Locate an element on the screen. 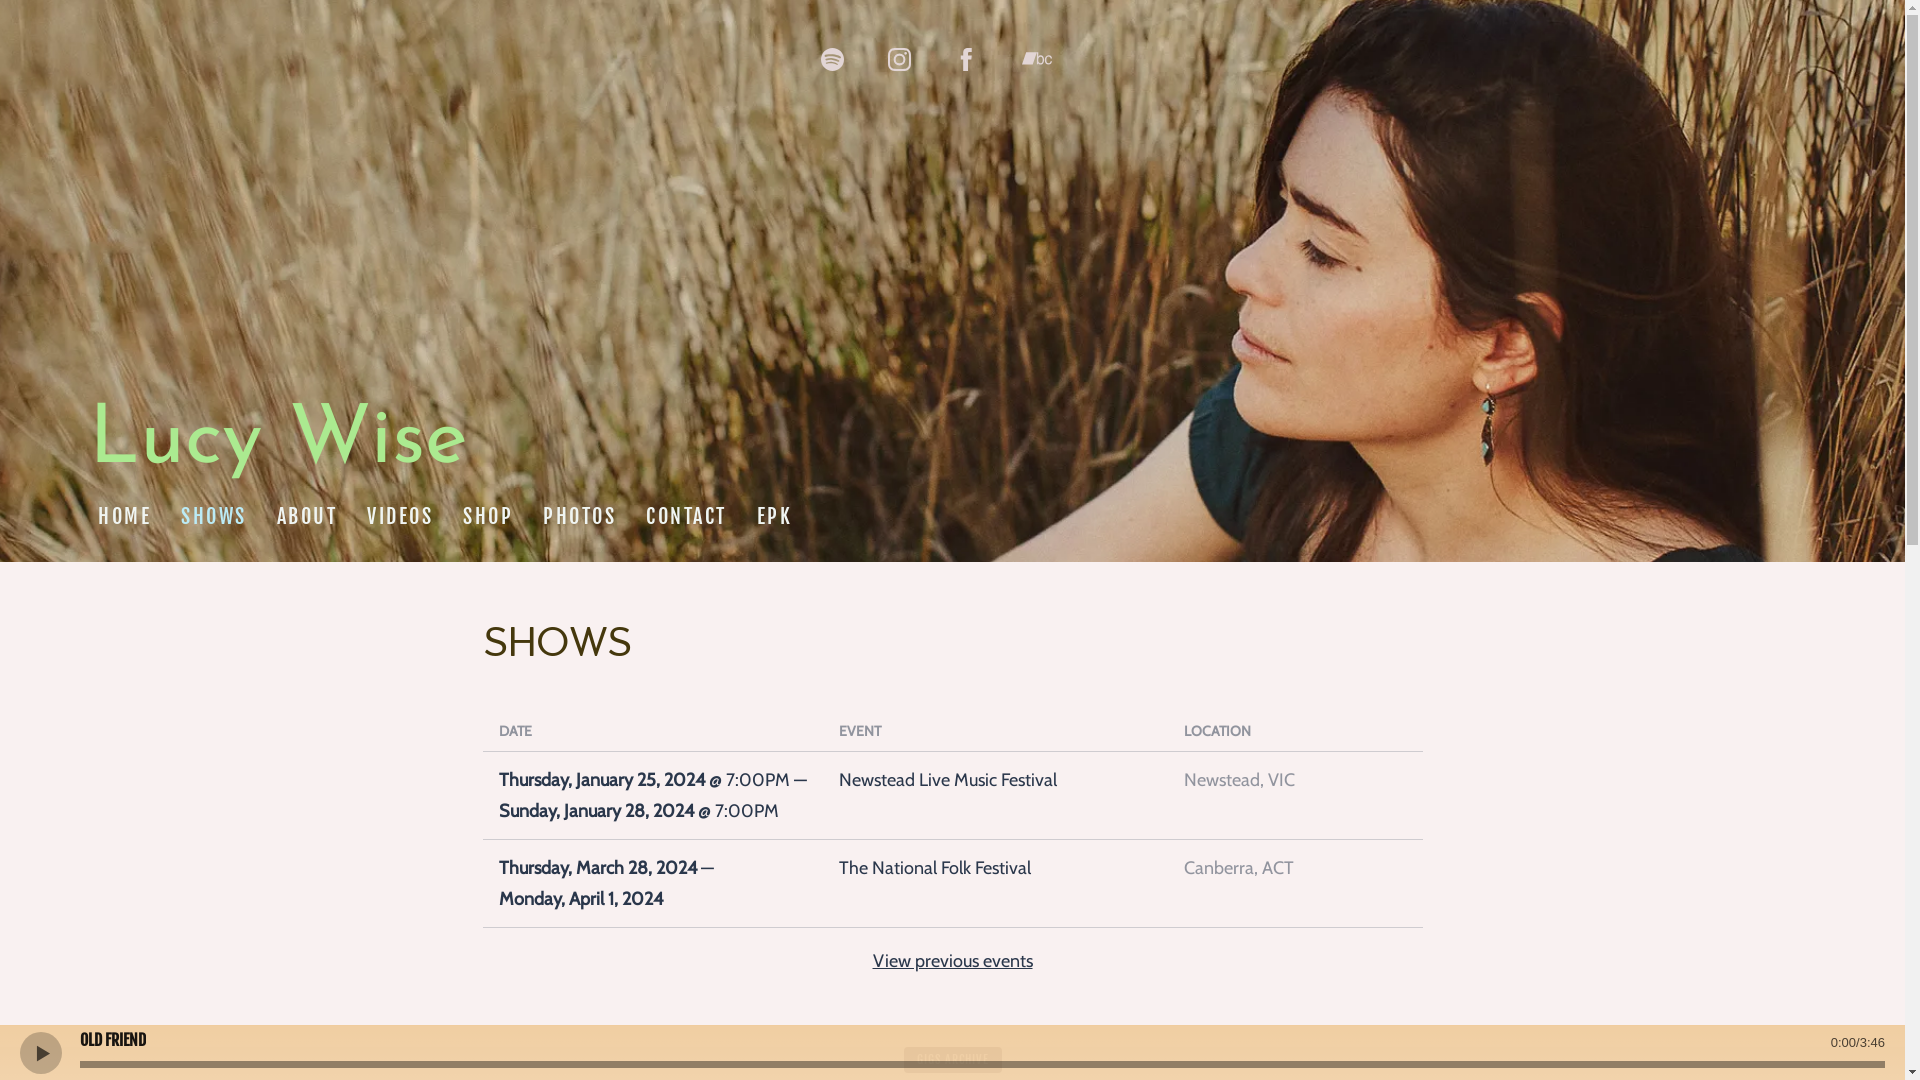 The width and height of the screenshot is (1920, 1080). 'CONTACT' is located at coordinates (686, 515).